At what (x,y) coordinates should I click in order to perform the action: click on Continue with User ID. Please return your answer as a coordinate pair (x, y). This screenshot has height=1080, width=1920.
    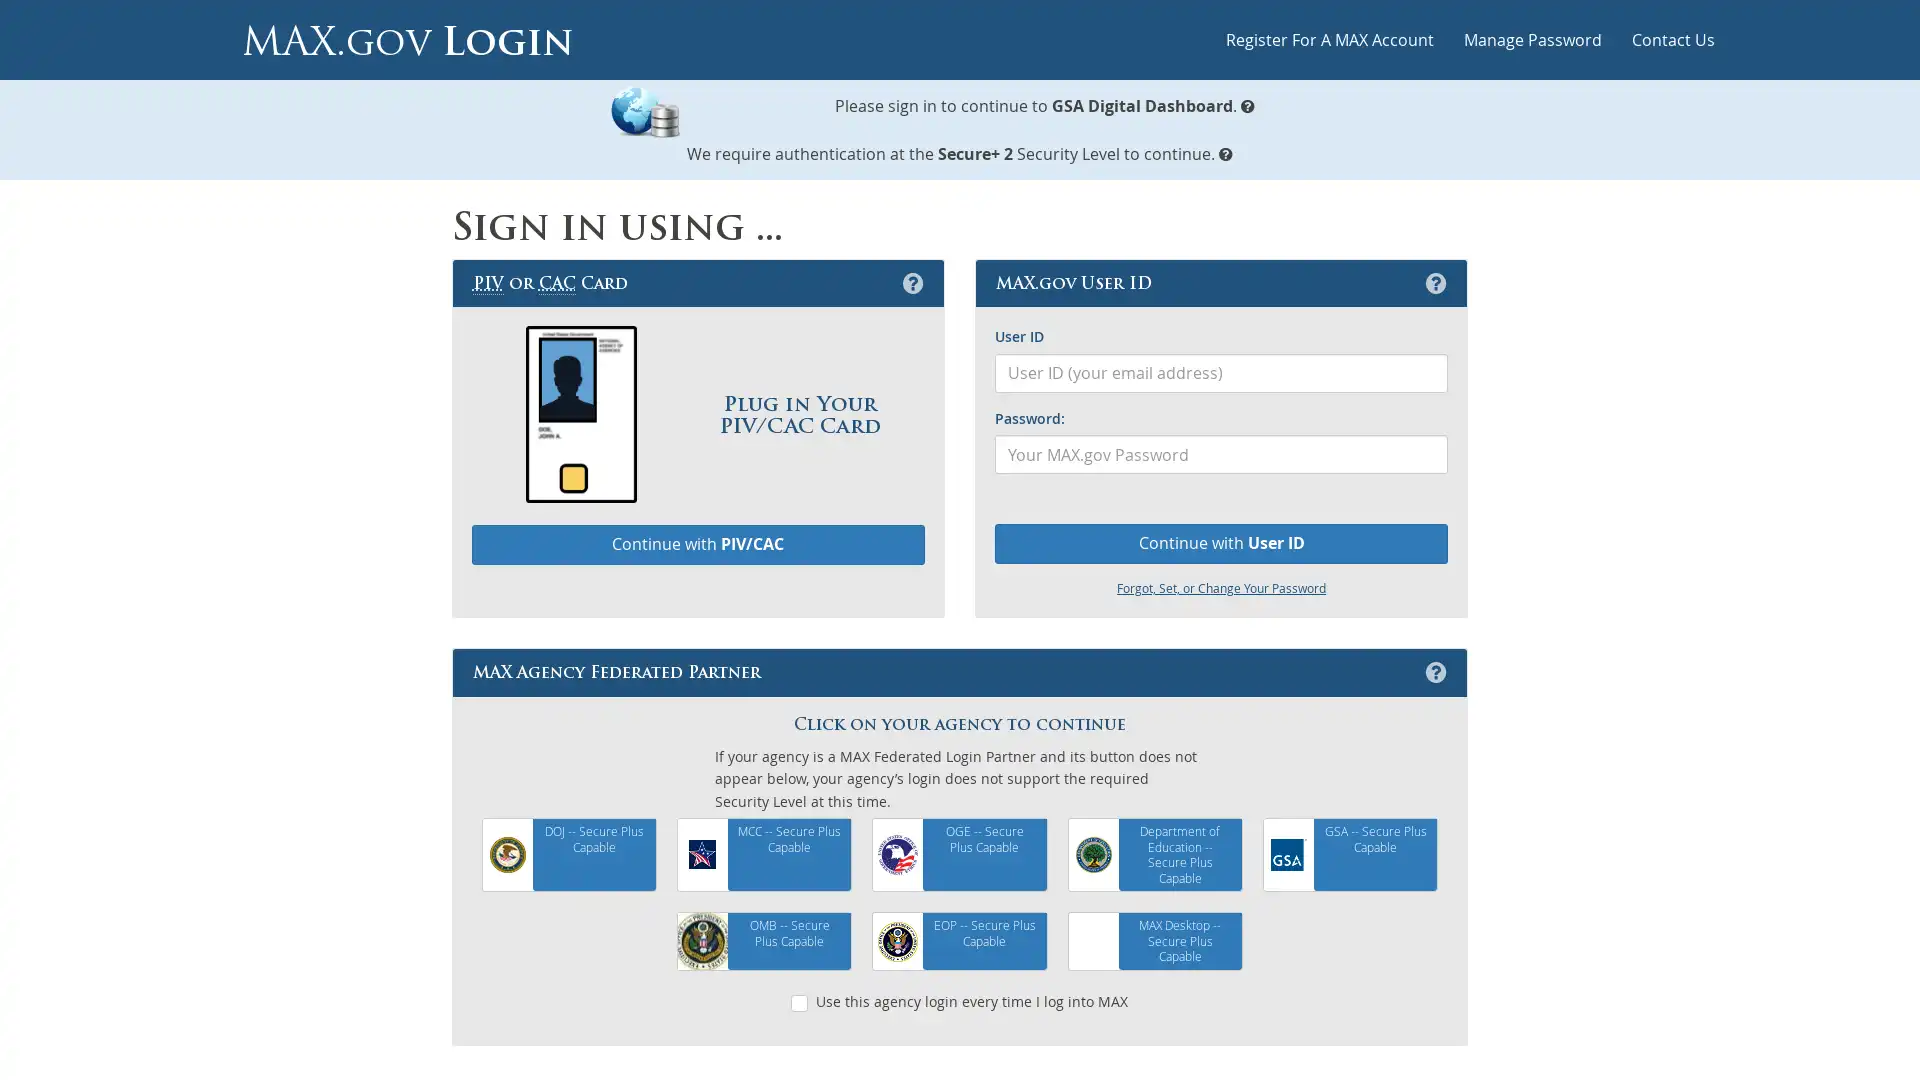
    Looking at the image, I should click on (1219, 543).